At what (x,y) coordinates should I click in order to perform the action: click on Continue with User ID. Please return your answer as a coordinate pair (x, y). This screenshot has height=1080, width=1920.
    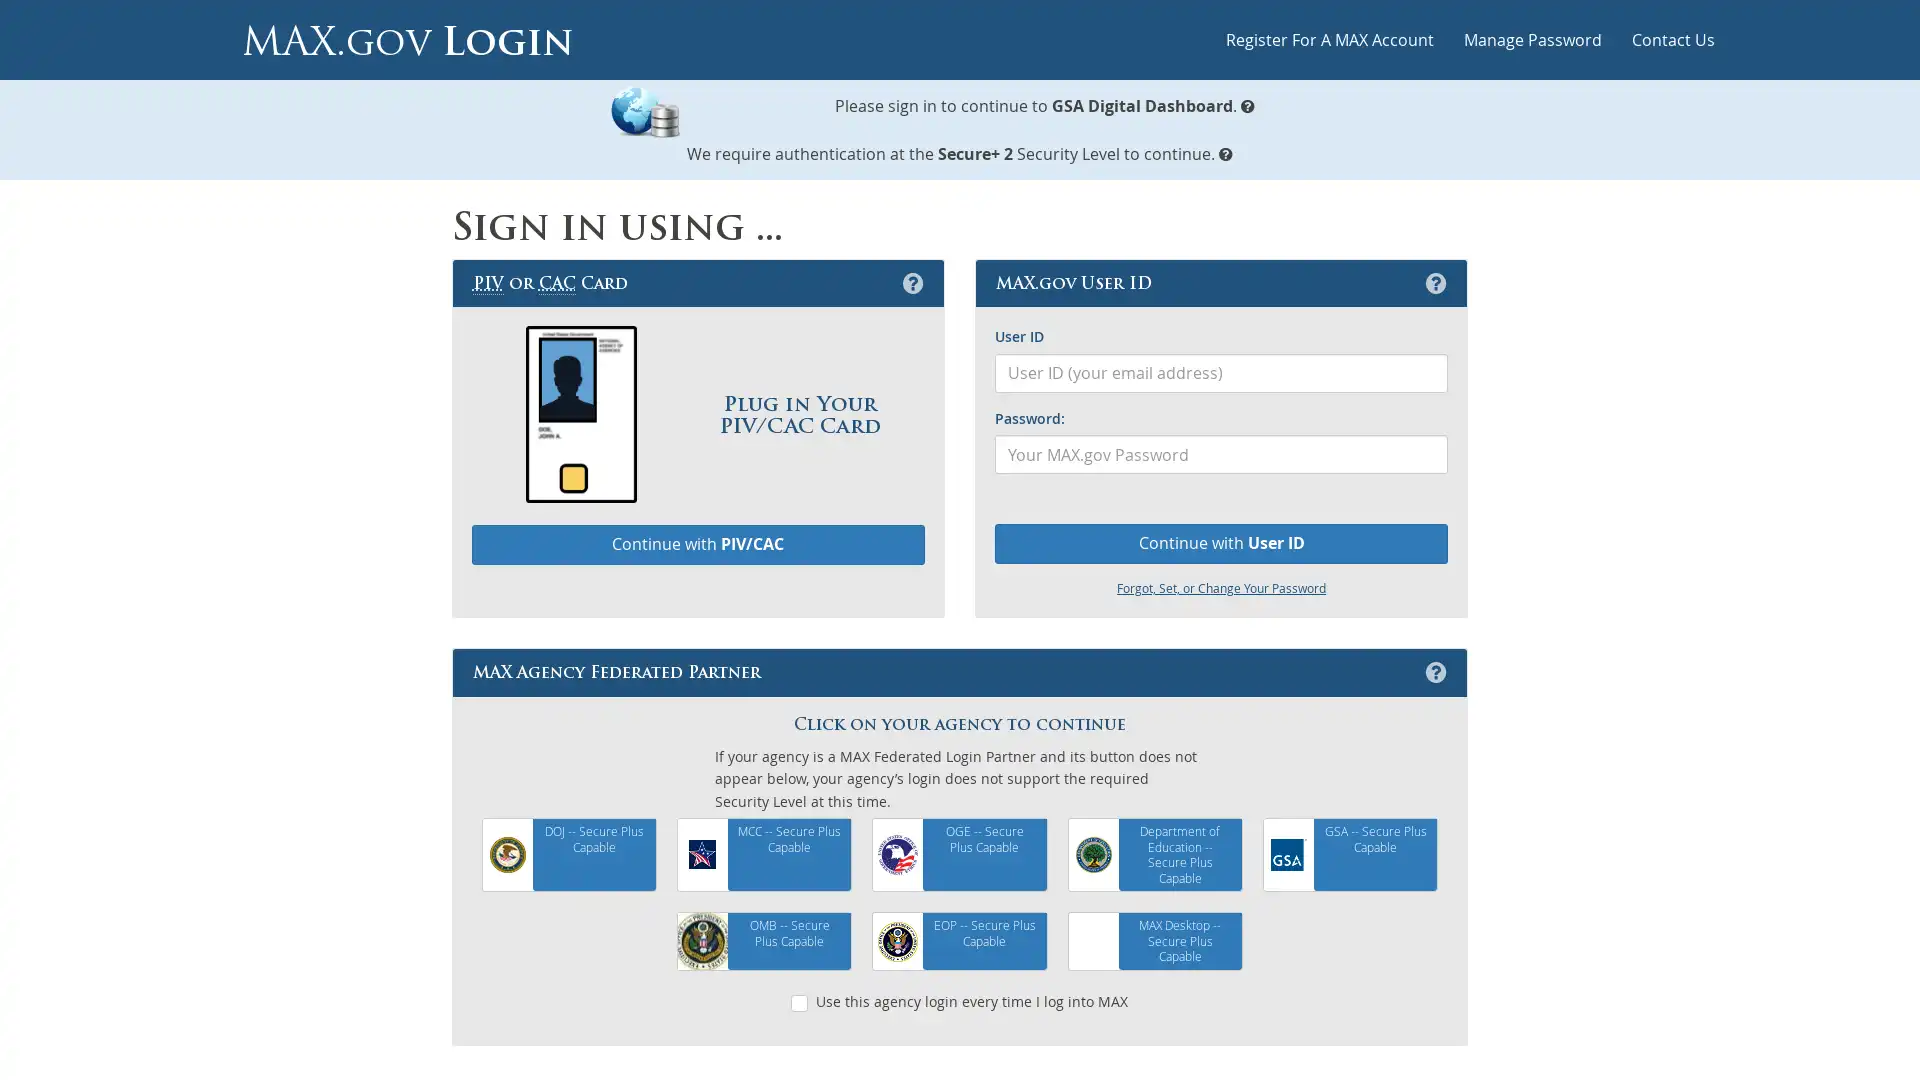
    Looking at the image, I should click on (1219, 543).